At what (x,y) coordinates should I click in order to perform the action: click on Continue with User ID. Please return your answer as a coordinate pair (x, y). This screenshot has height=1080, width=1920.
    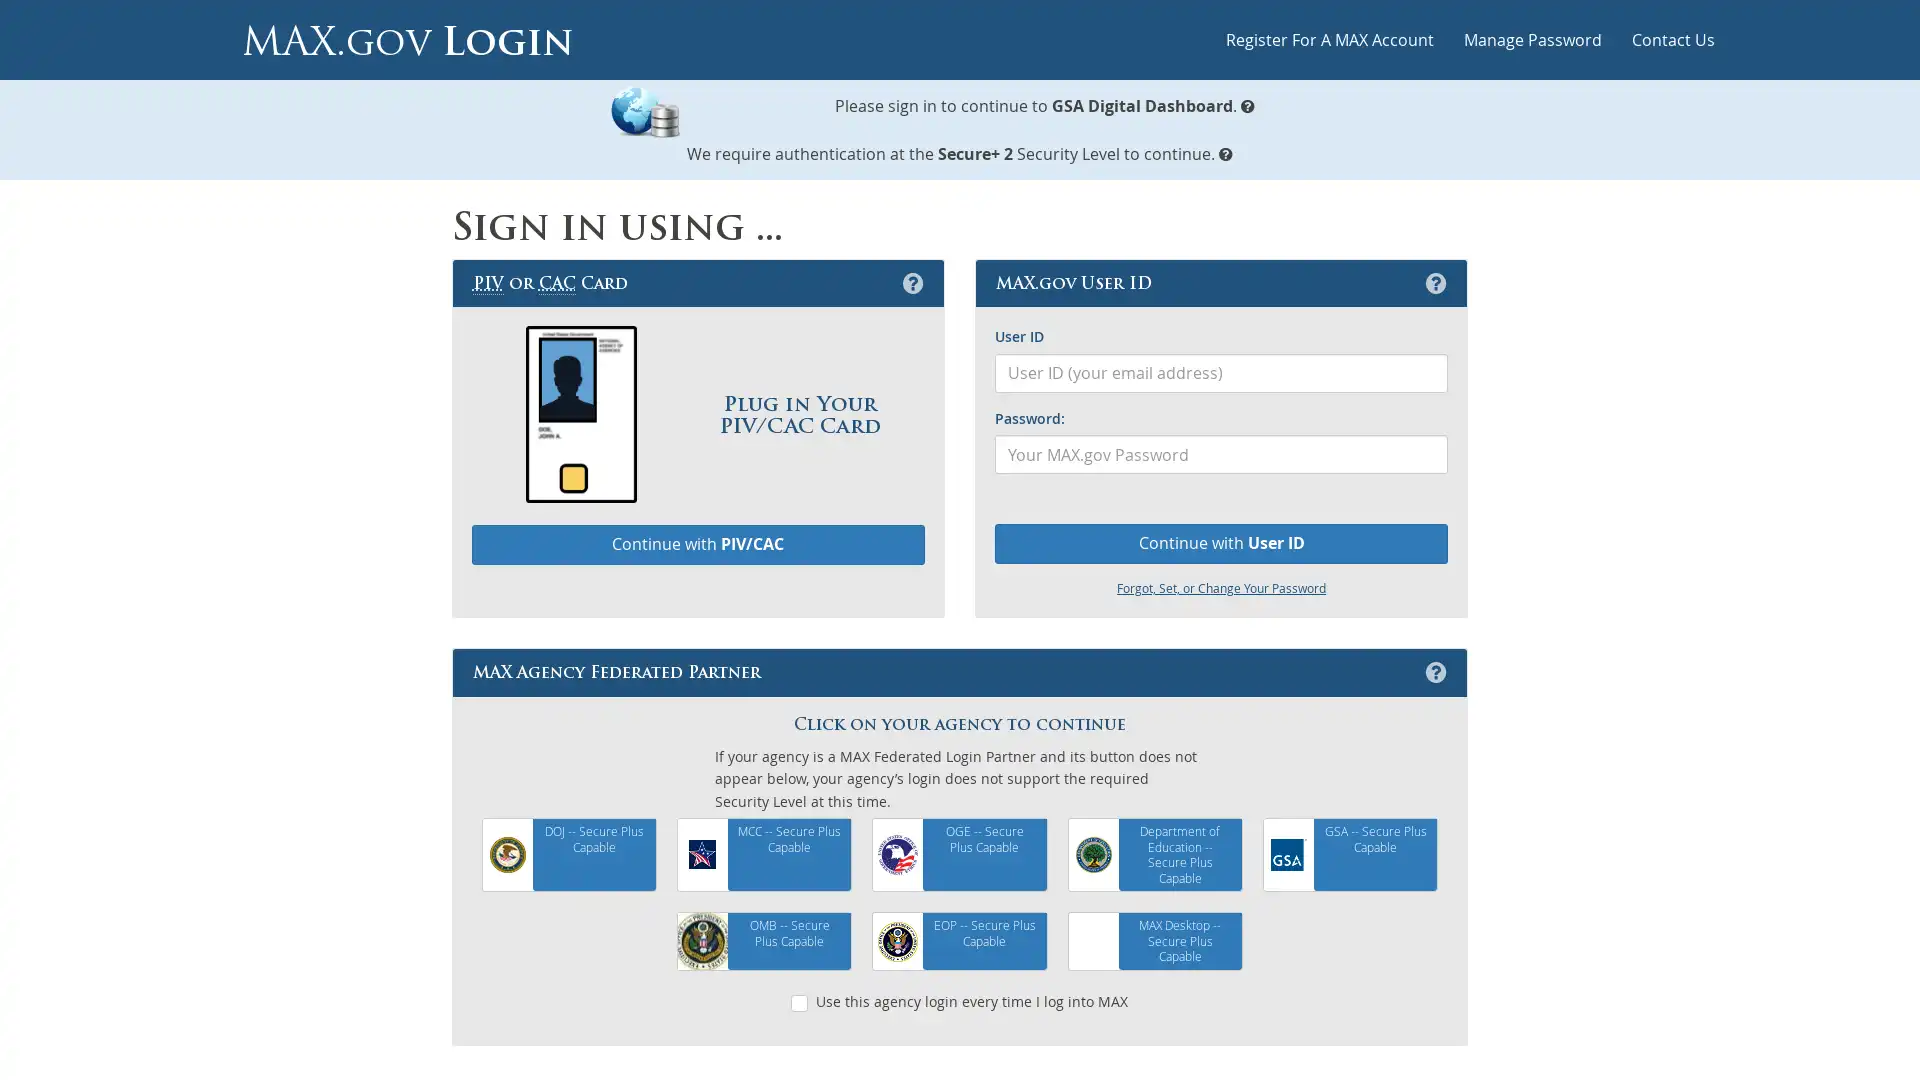
    Looking at the image, I should click on (1219, 543).